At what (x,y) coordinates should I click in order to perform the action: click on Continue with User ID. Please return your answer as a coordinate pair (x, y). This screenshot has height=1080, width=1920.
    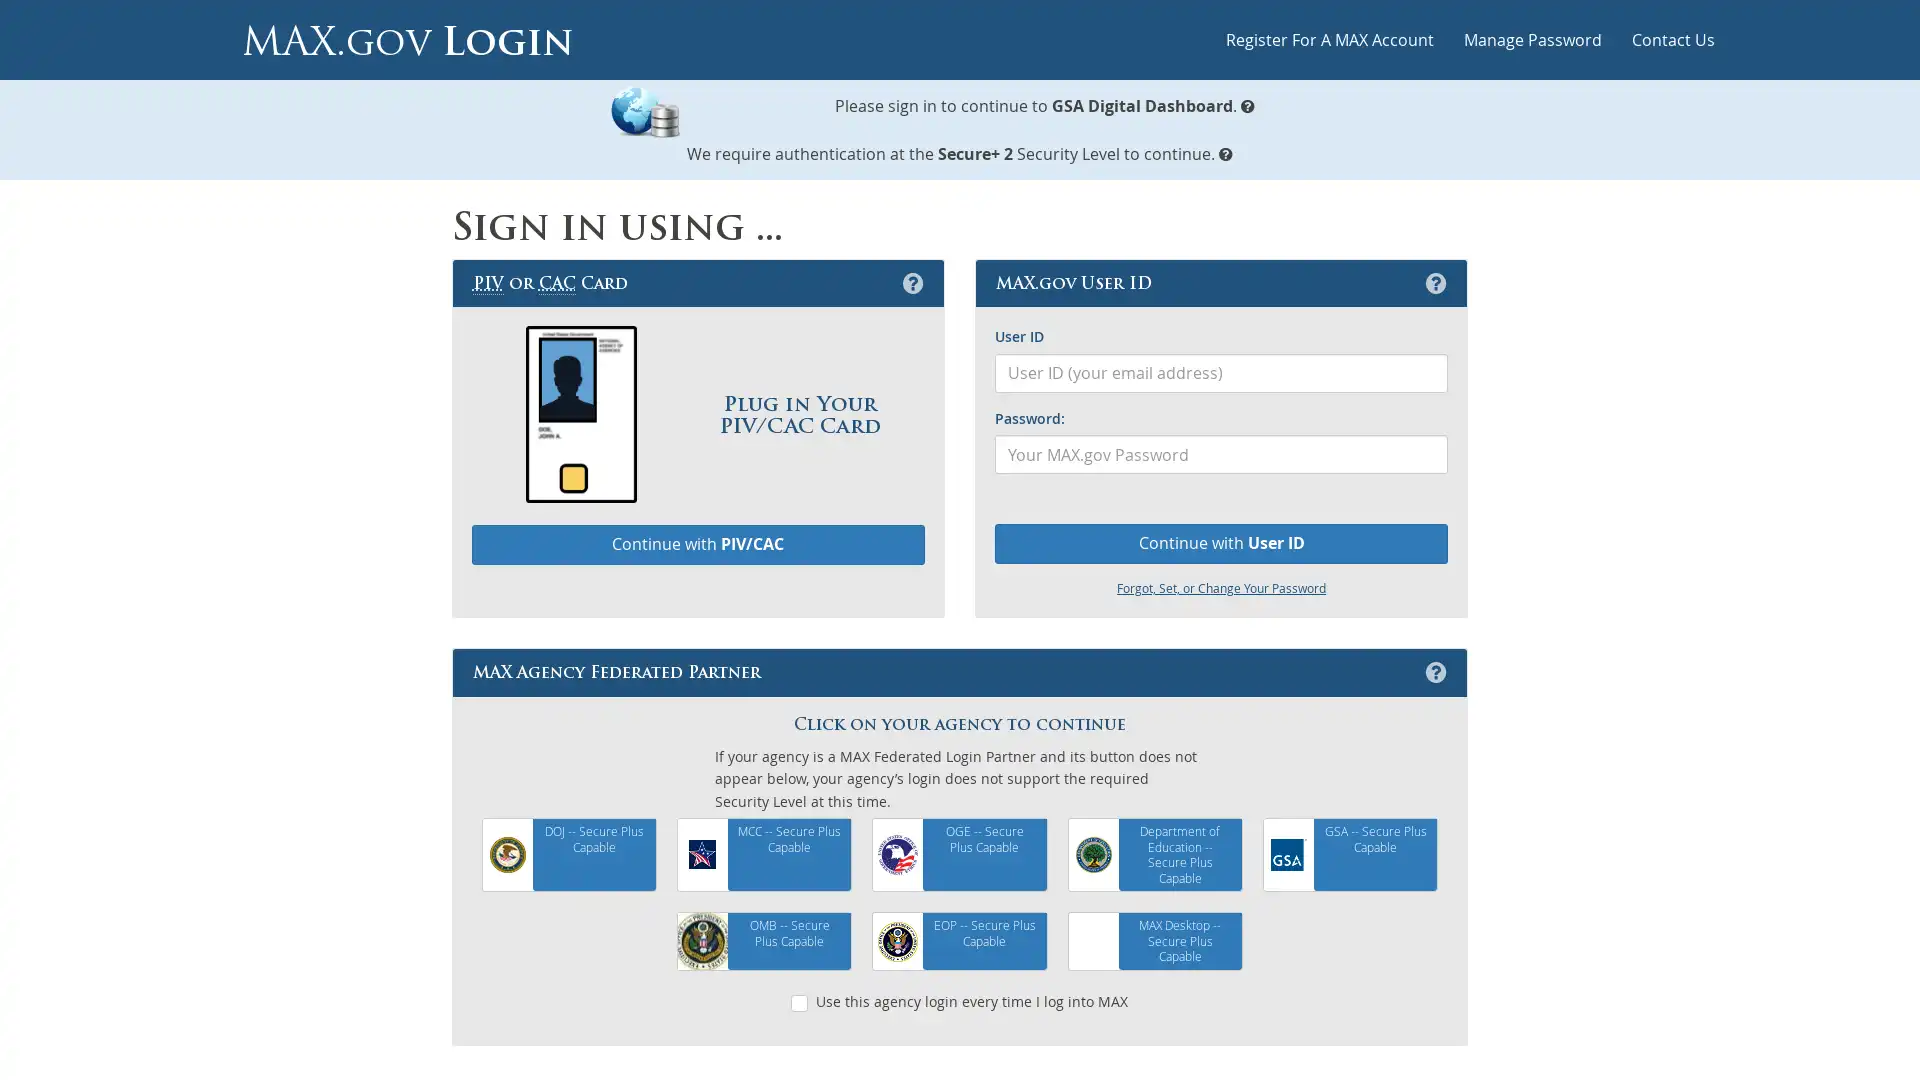
    Looking at the image, I should click on (1219, 543).